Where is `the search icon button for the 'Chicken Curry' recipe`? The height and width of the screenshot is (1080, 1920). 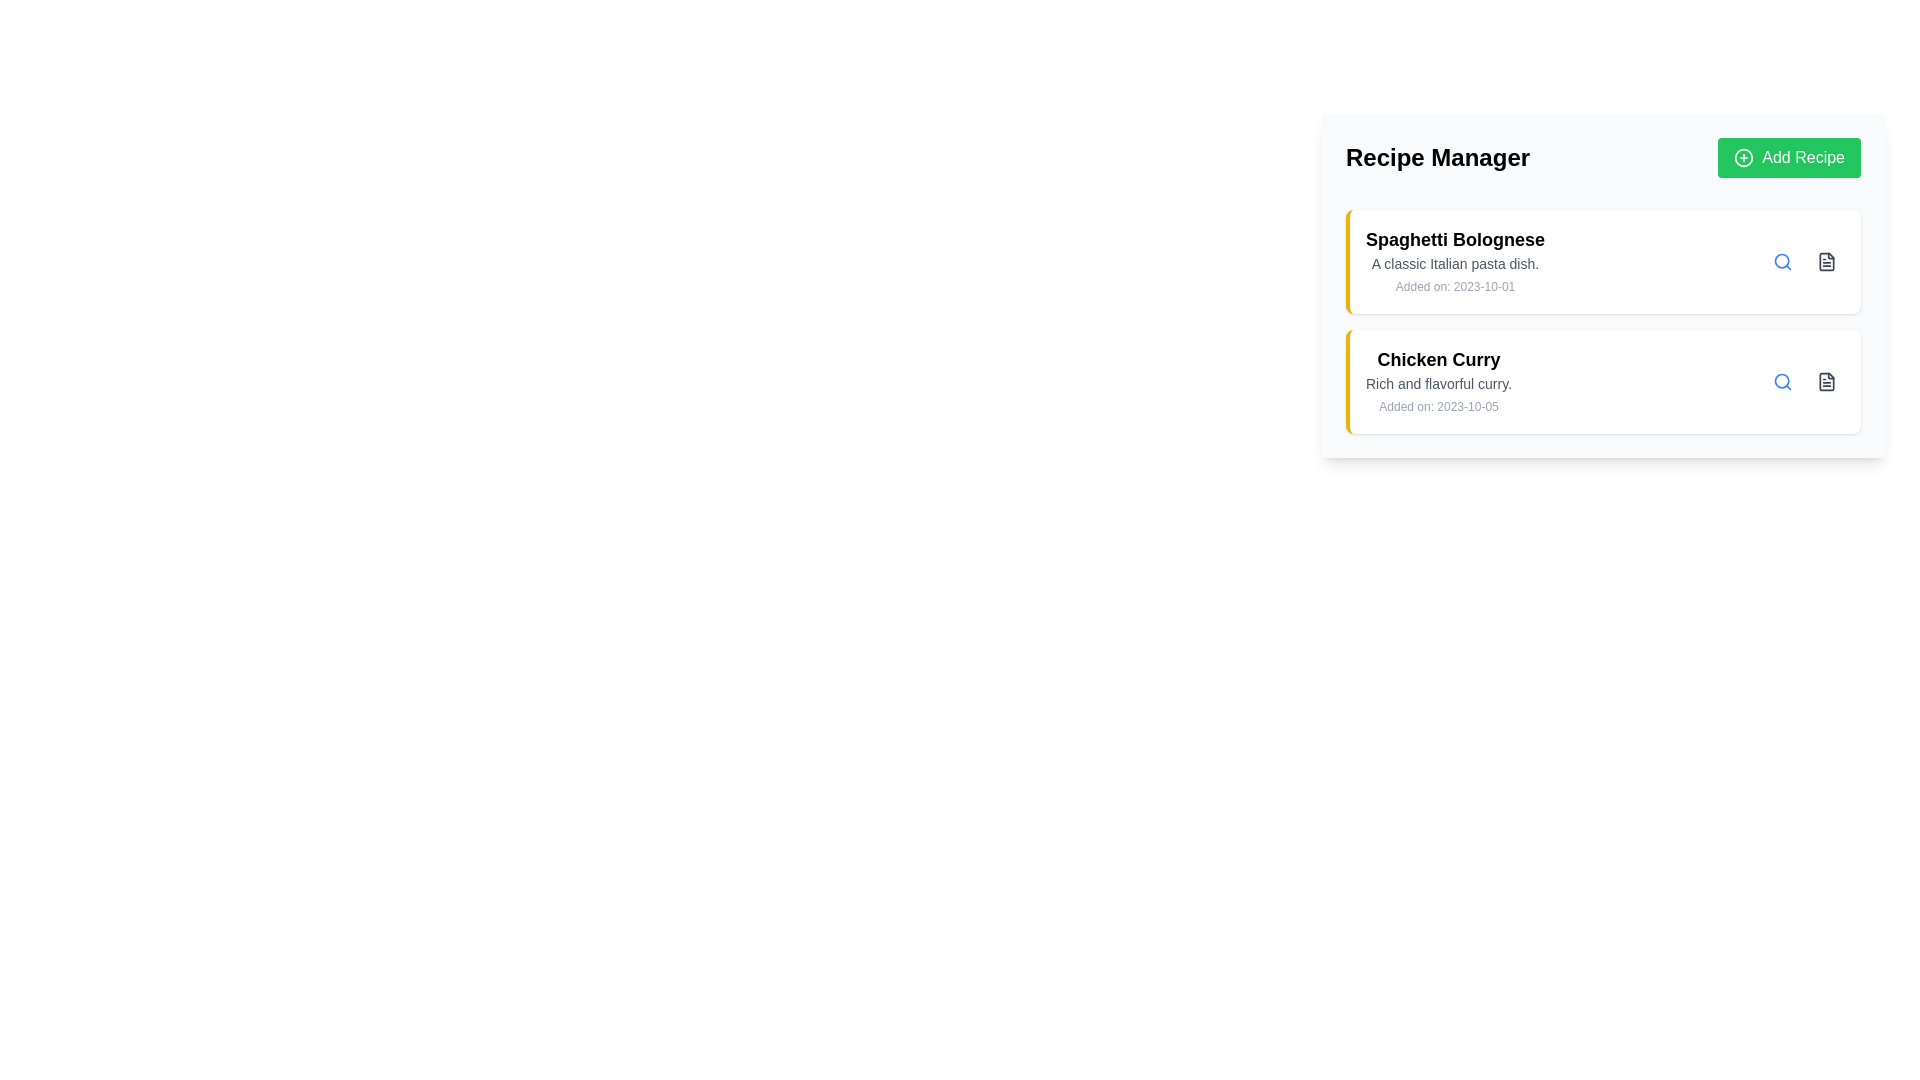
the search icon button for the 'Chicken Curry' recipe is located at coordinates (1782, 381).